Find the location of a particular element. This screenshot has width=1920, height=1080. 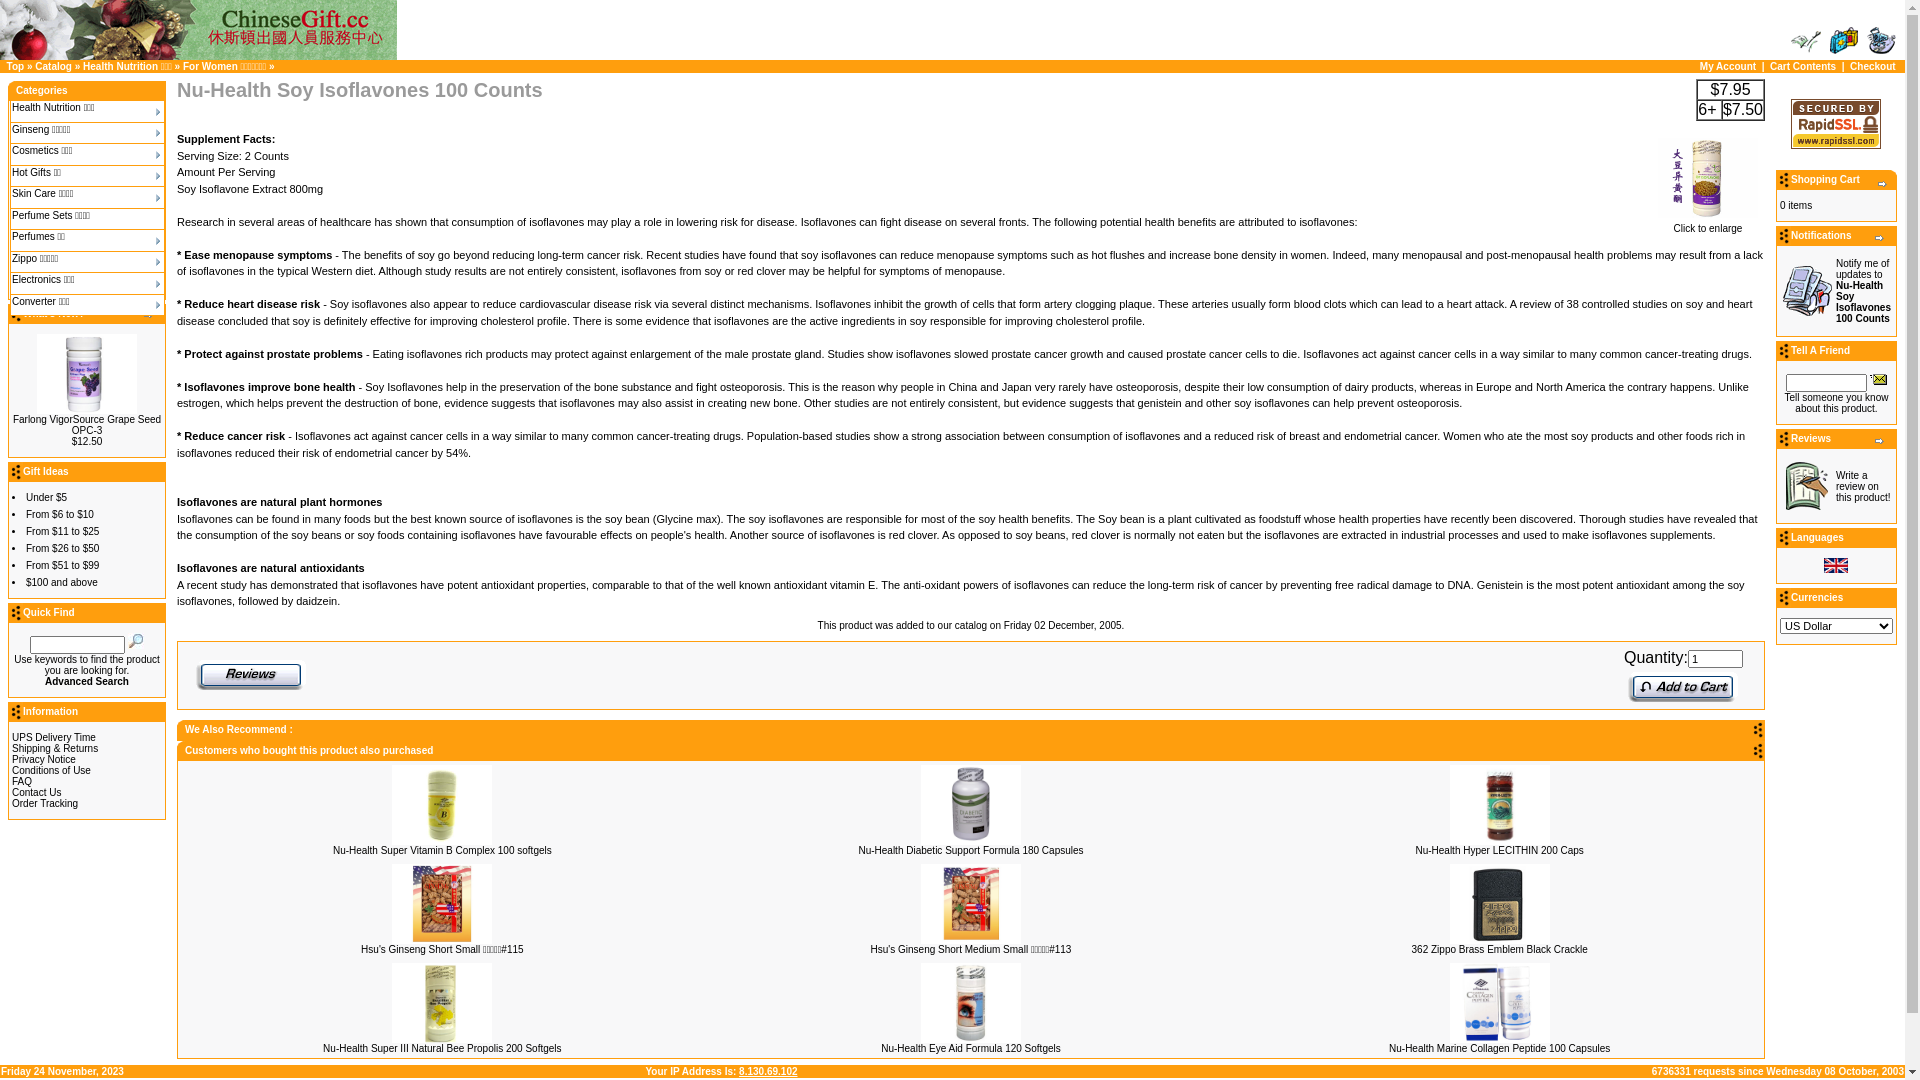

' Nu-Health Marine Collagen Peptide 100 Capsules ' is located at coordinates (1499, 1002).